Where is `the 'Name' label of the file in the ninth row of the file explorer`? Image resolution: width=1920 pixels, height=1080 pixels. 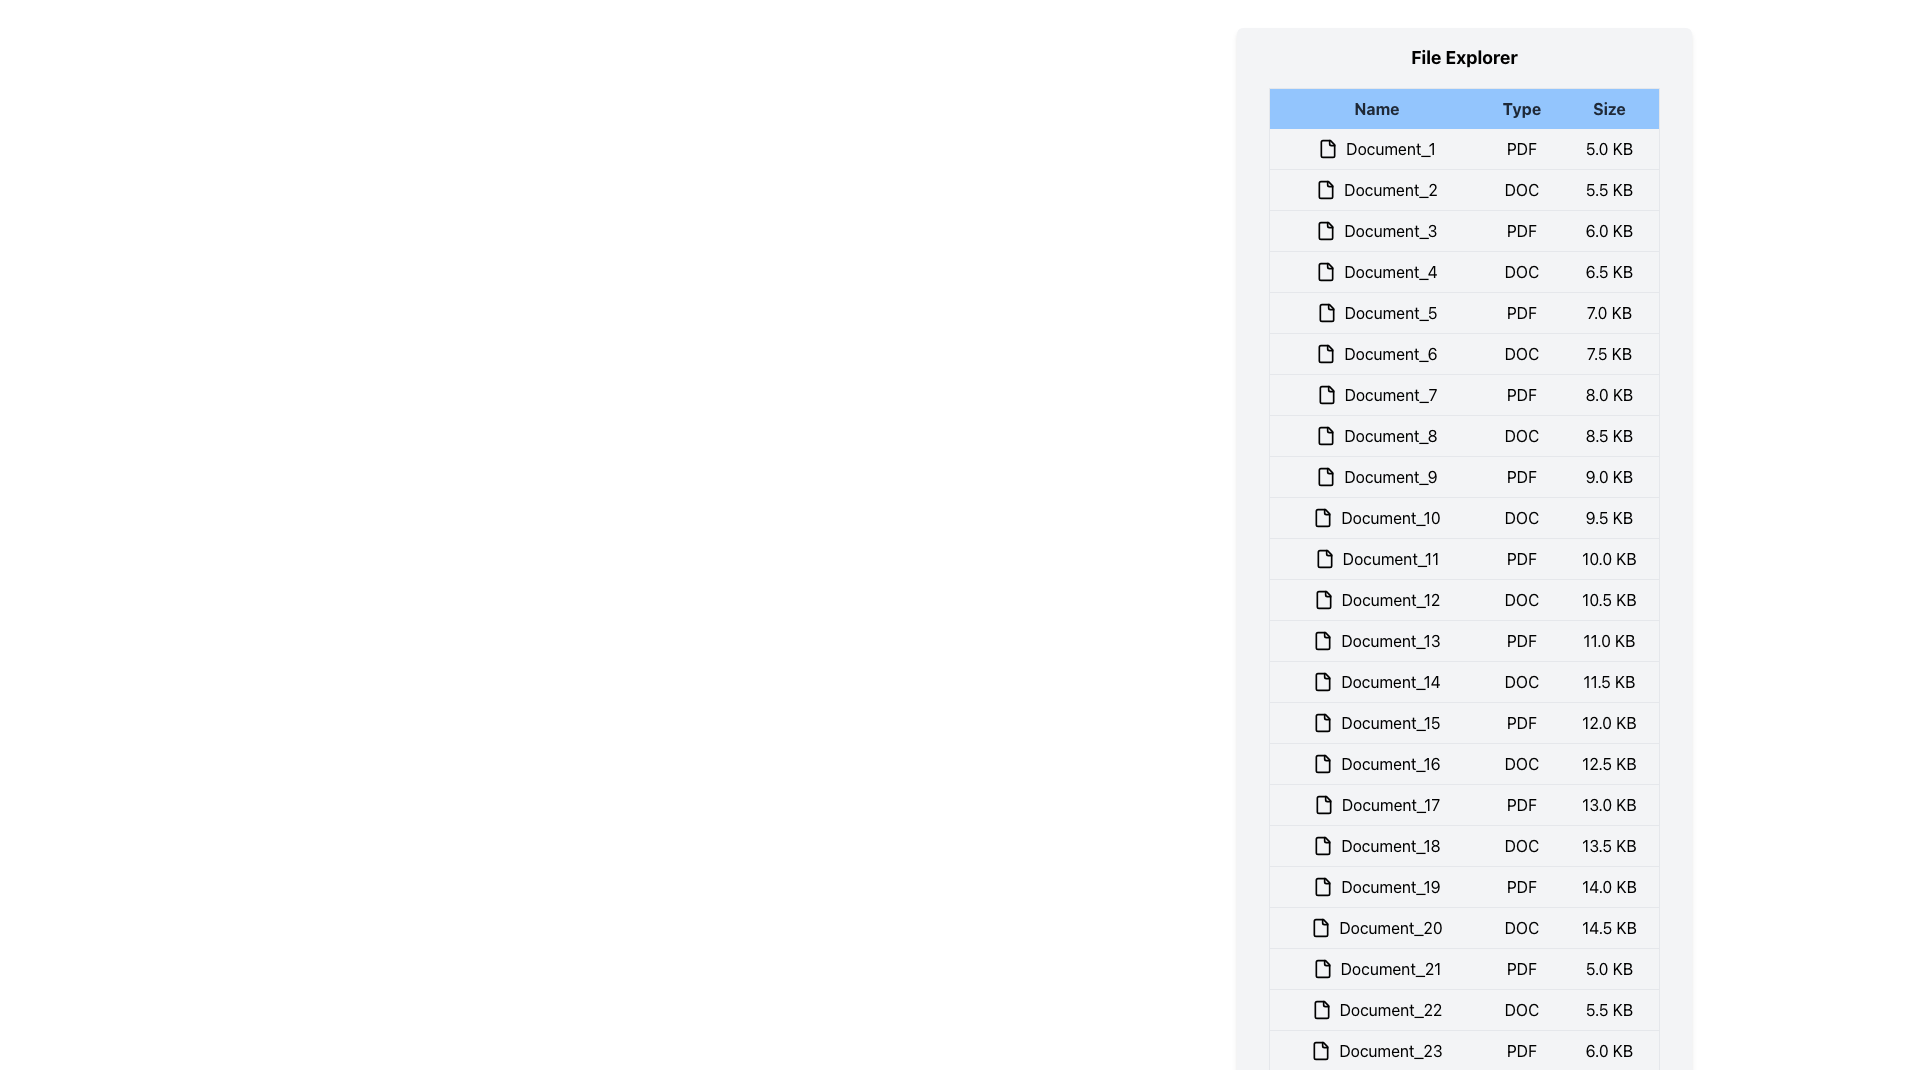 the 'Name' label of the file in the ninth row of the file explorer is located at coordinates (1376, 477).